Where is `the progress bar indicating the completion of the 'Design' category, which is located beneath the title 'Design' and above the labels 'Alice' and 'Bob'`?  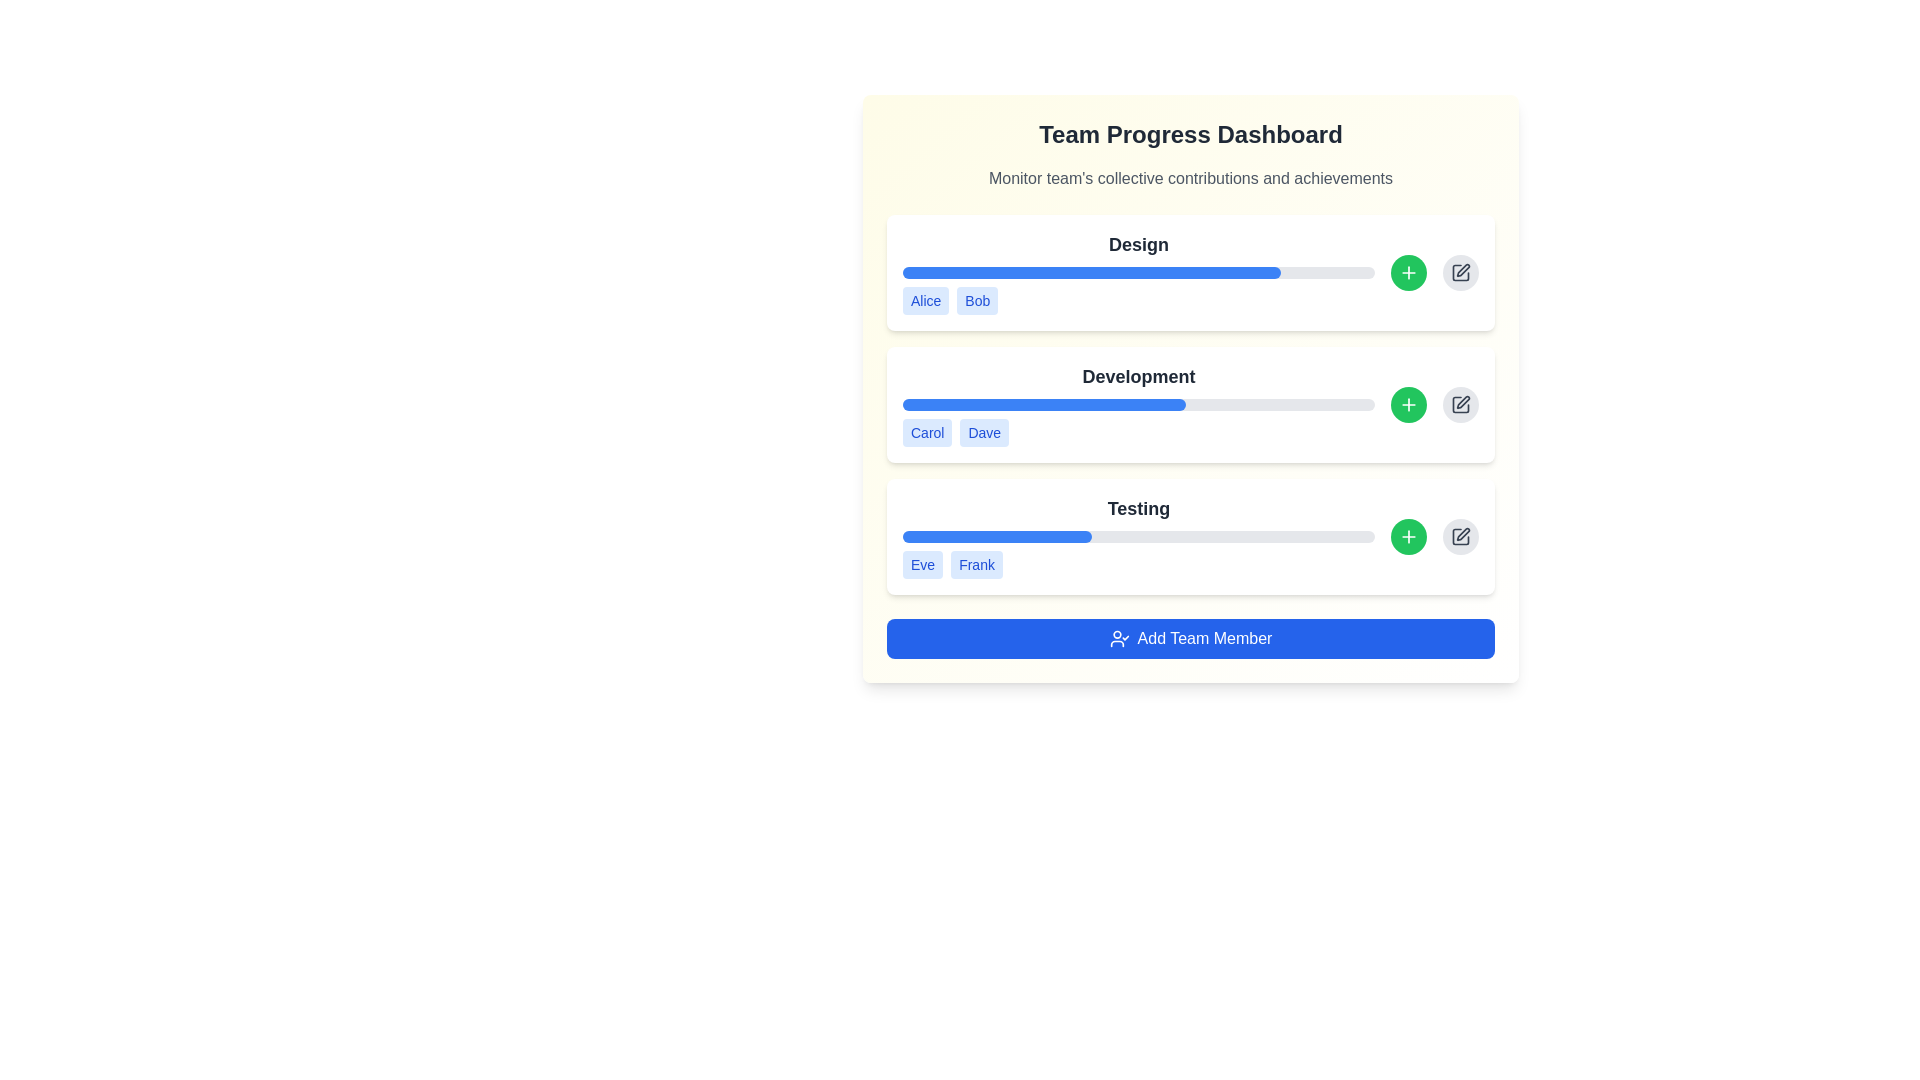
the progress bar indicating the completion of the 'Design' category, which is located beneath the title 'Design' and above the labels 'Alice' and 'Bob' is located at coordinates (1138, 273).